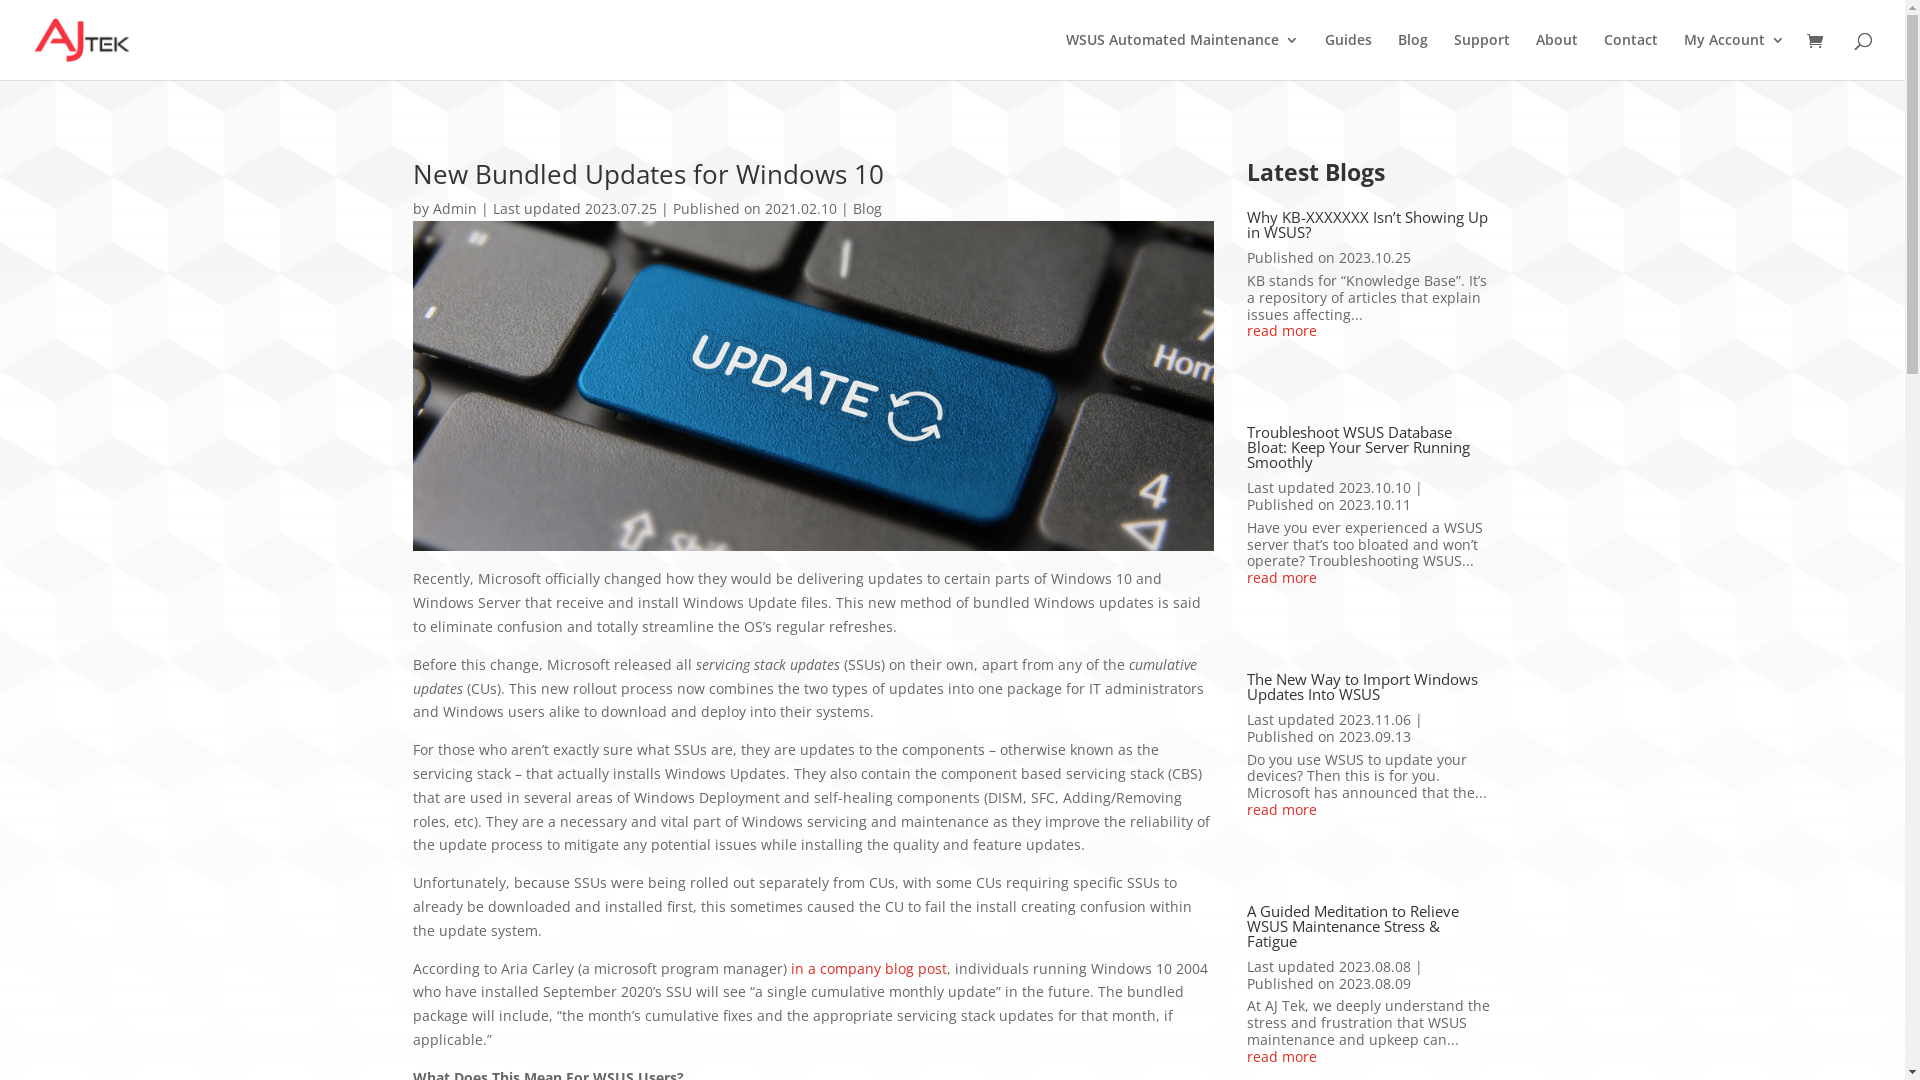 This screenshot has height=1080, width=1920. Describe the element at coordinates (1361, 685) in the screenshot. I see `'The New Way to Import Windows Updates Into WSUS'` at that location.